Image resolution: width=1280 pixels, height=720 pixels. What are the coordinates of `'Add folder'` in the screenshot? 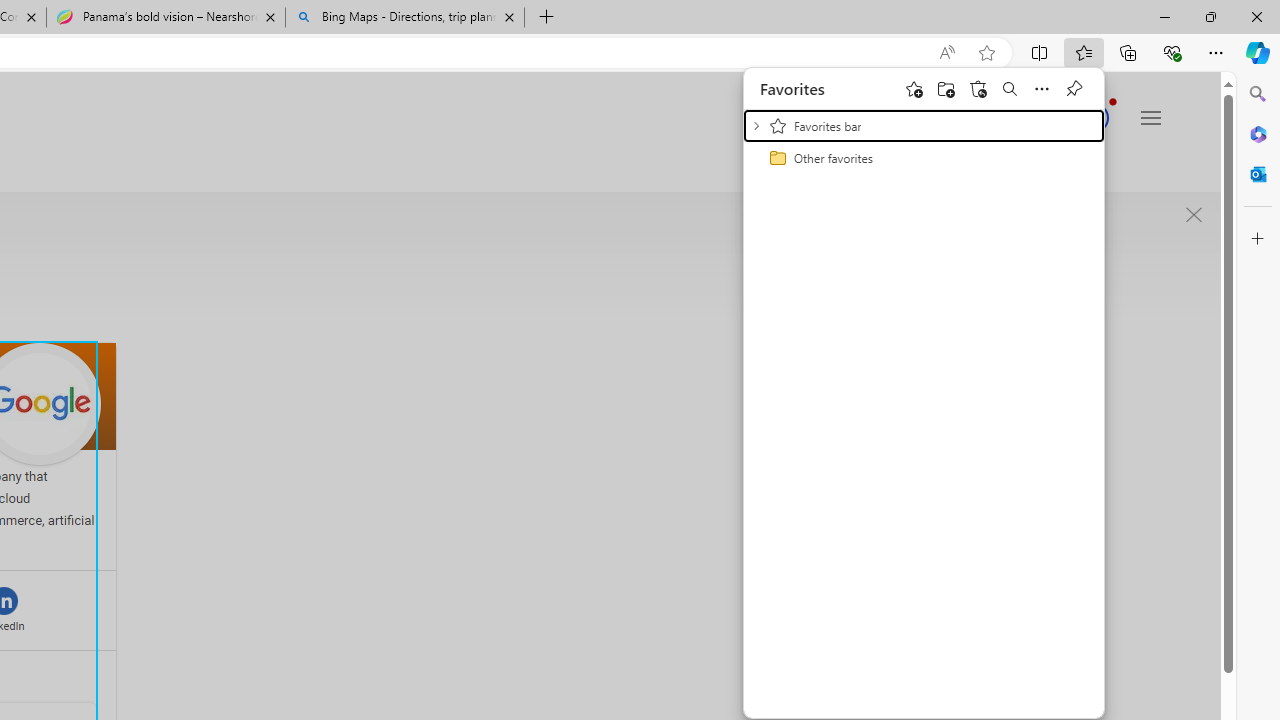 It's located at (944, 87).